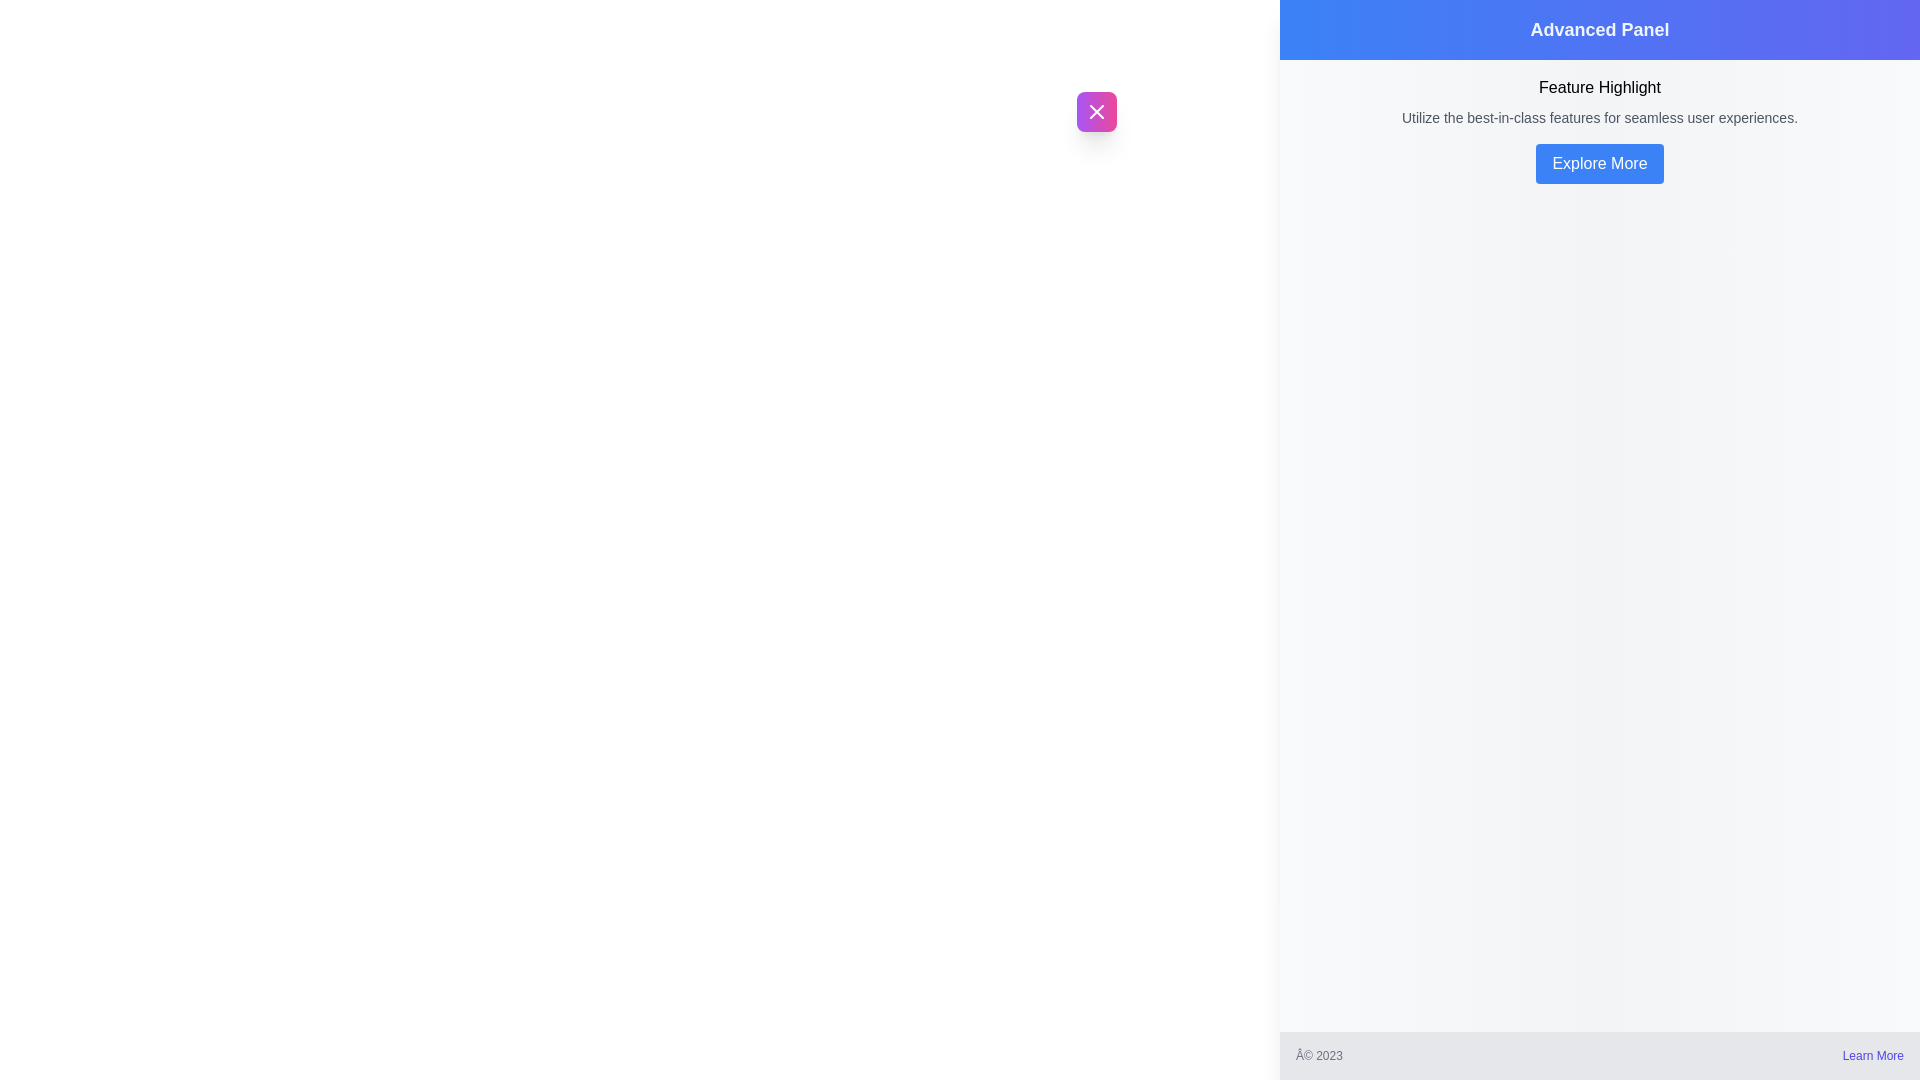 The image size is (1920, 1080). I want to click on the static text label 'Advanced Panel' which is styled in a bold and larger font, located at the top of the panel against a gradient blue to indigo background, so click(1598, 30).